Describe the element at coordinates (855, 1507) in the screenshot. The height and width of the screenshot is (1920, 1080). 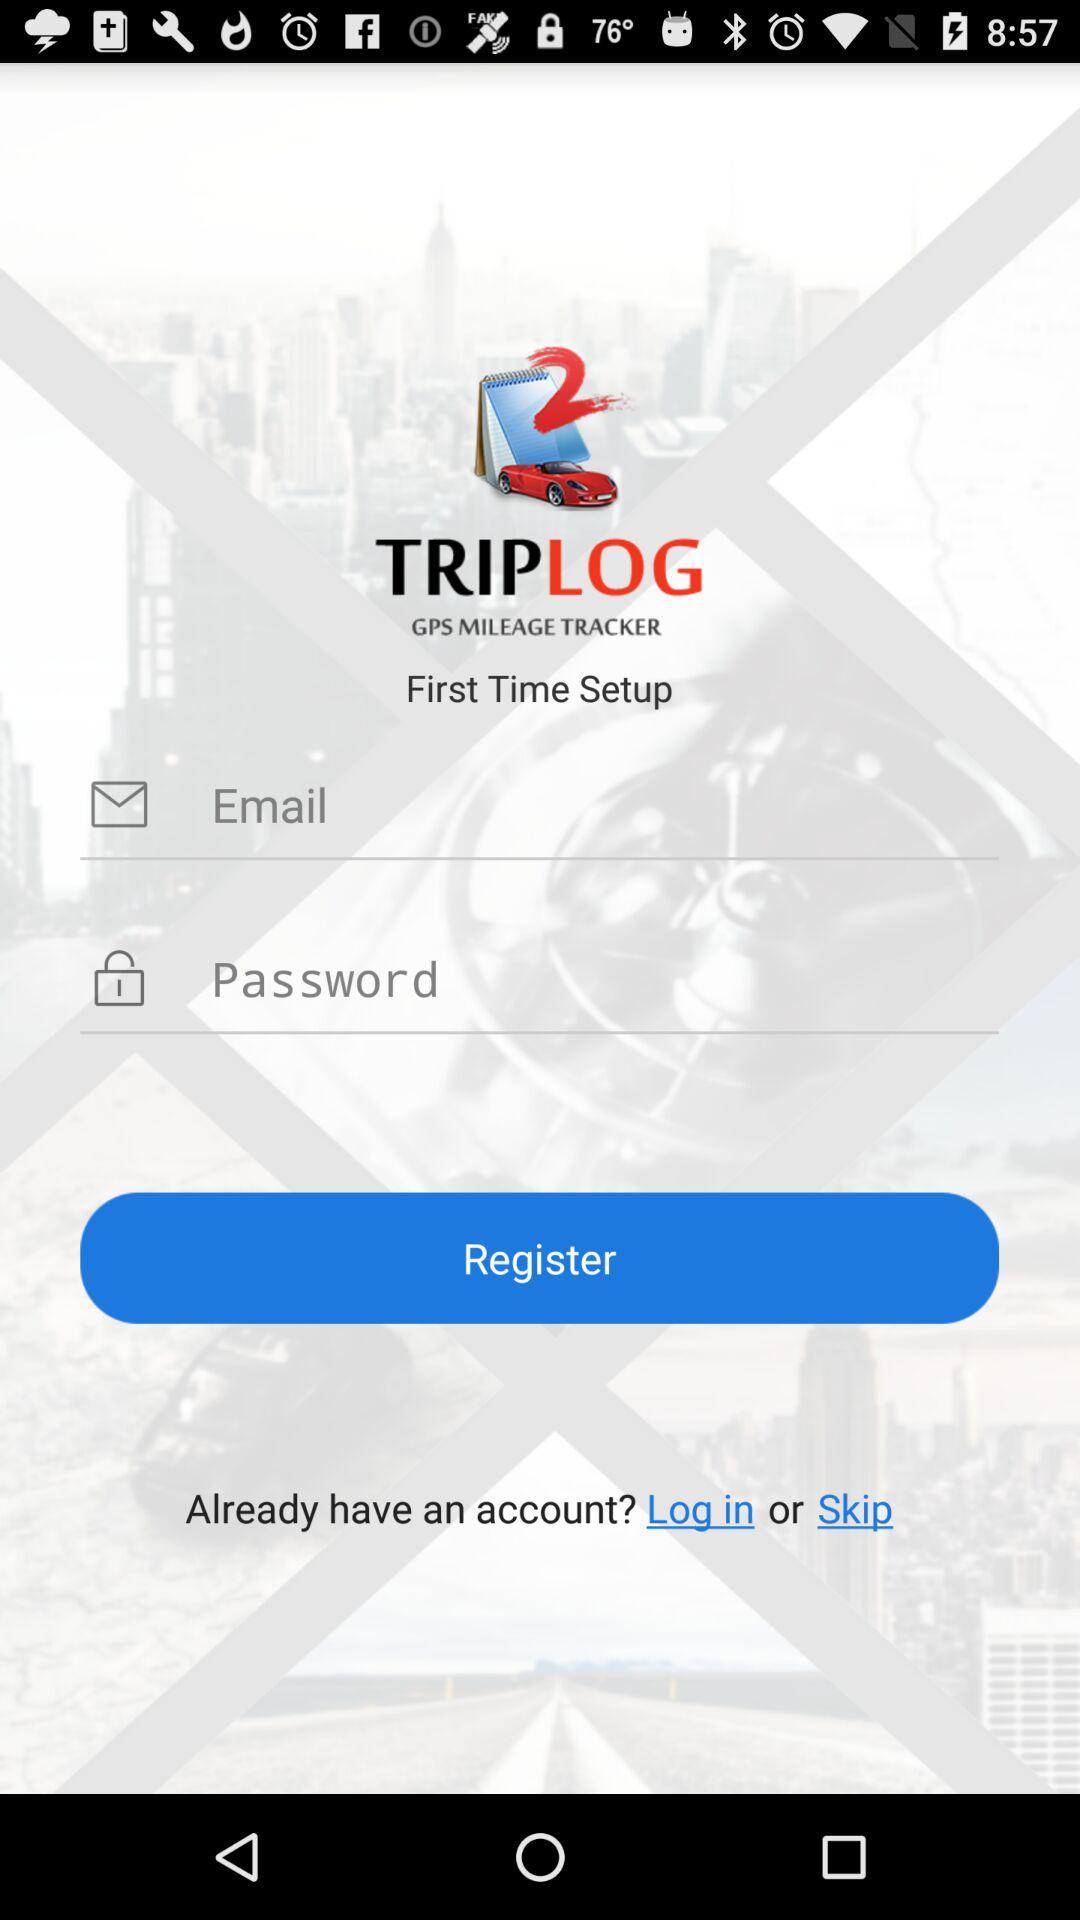
I see `app next to or app` at that location.